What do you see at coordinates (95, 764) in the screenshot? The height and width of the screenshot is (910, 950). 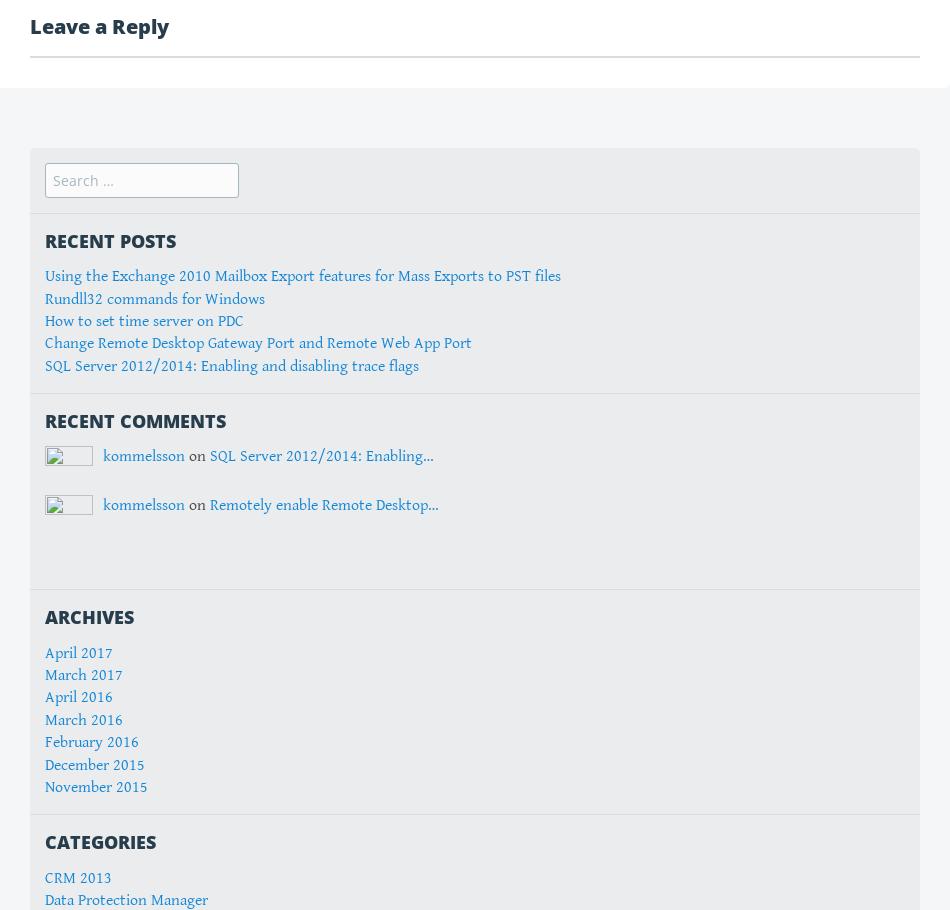 I see `'December 2015'` at bounding box center [95, 764].